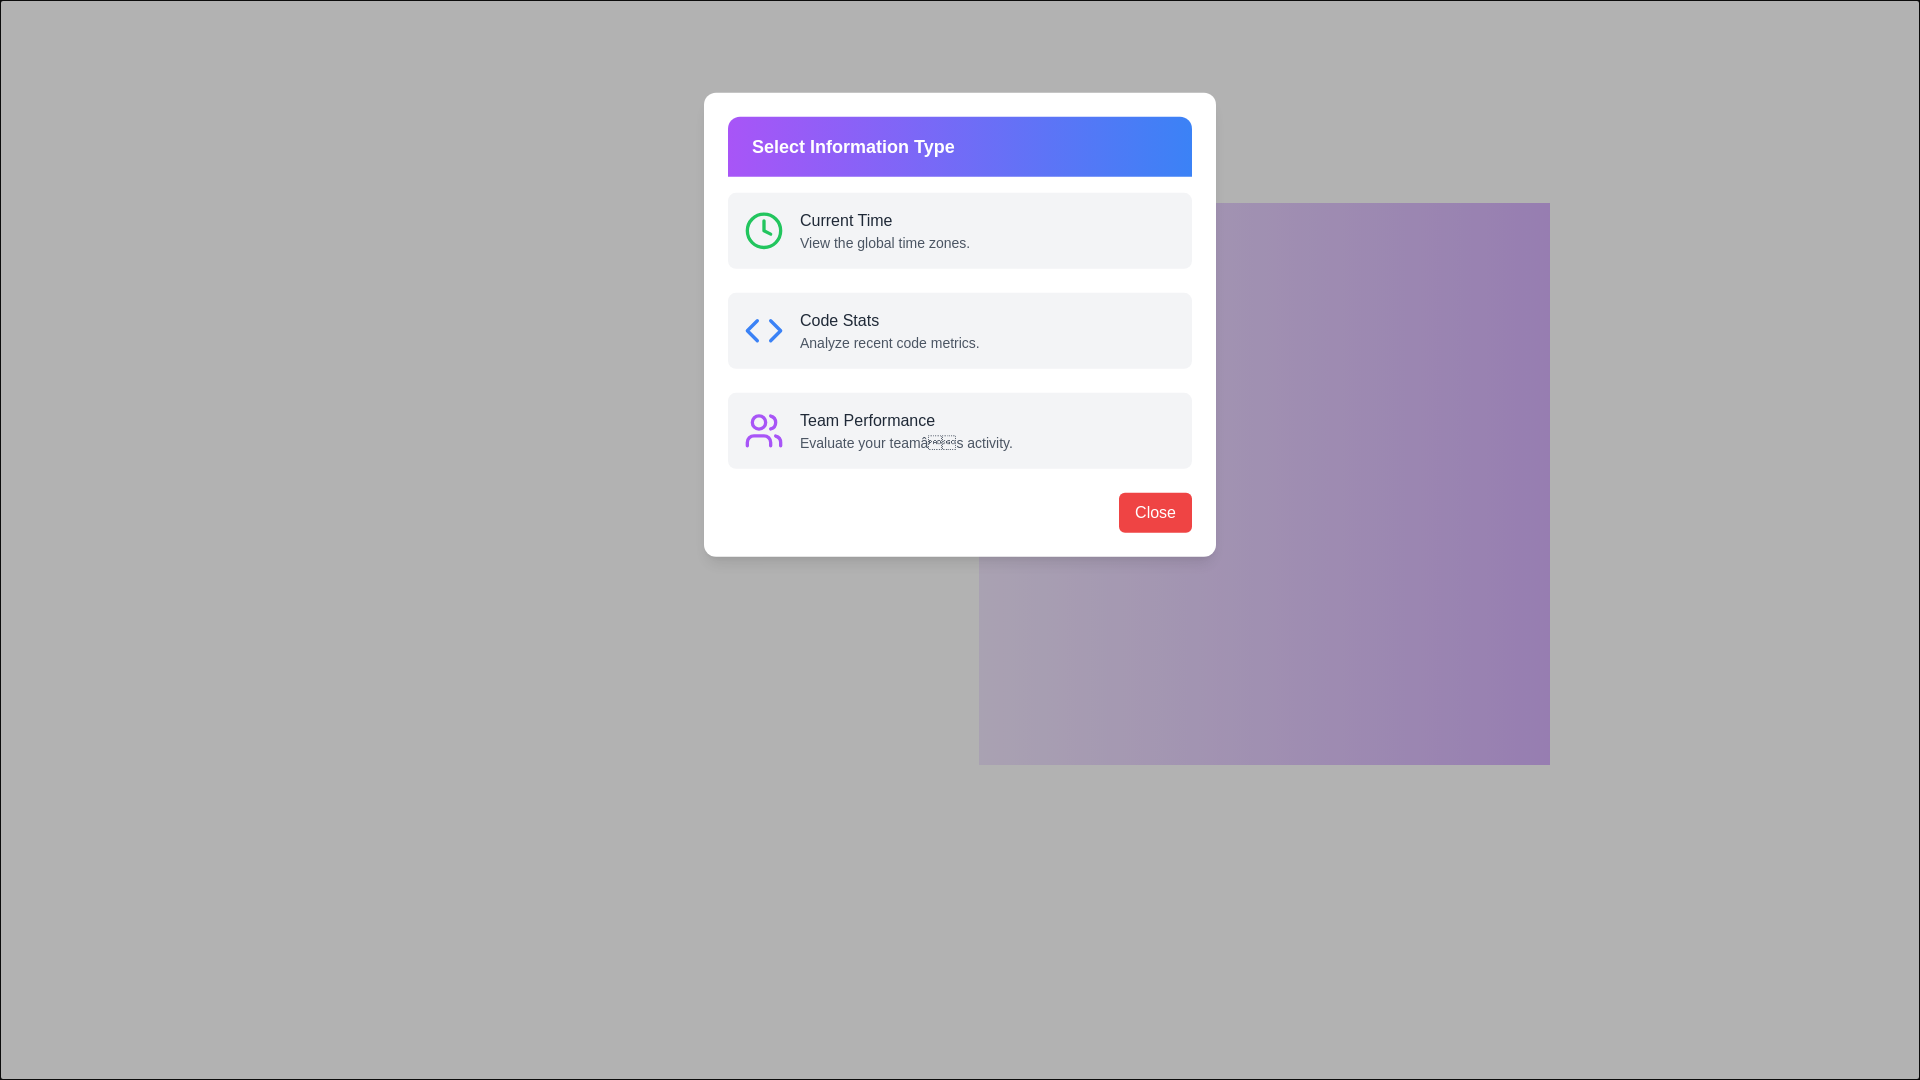  What do you see at coordinates (999, 200) in the screenshot?
I see `the information section labeled 'Current Time' to explore its details` at bounding box center [999, 200].